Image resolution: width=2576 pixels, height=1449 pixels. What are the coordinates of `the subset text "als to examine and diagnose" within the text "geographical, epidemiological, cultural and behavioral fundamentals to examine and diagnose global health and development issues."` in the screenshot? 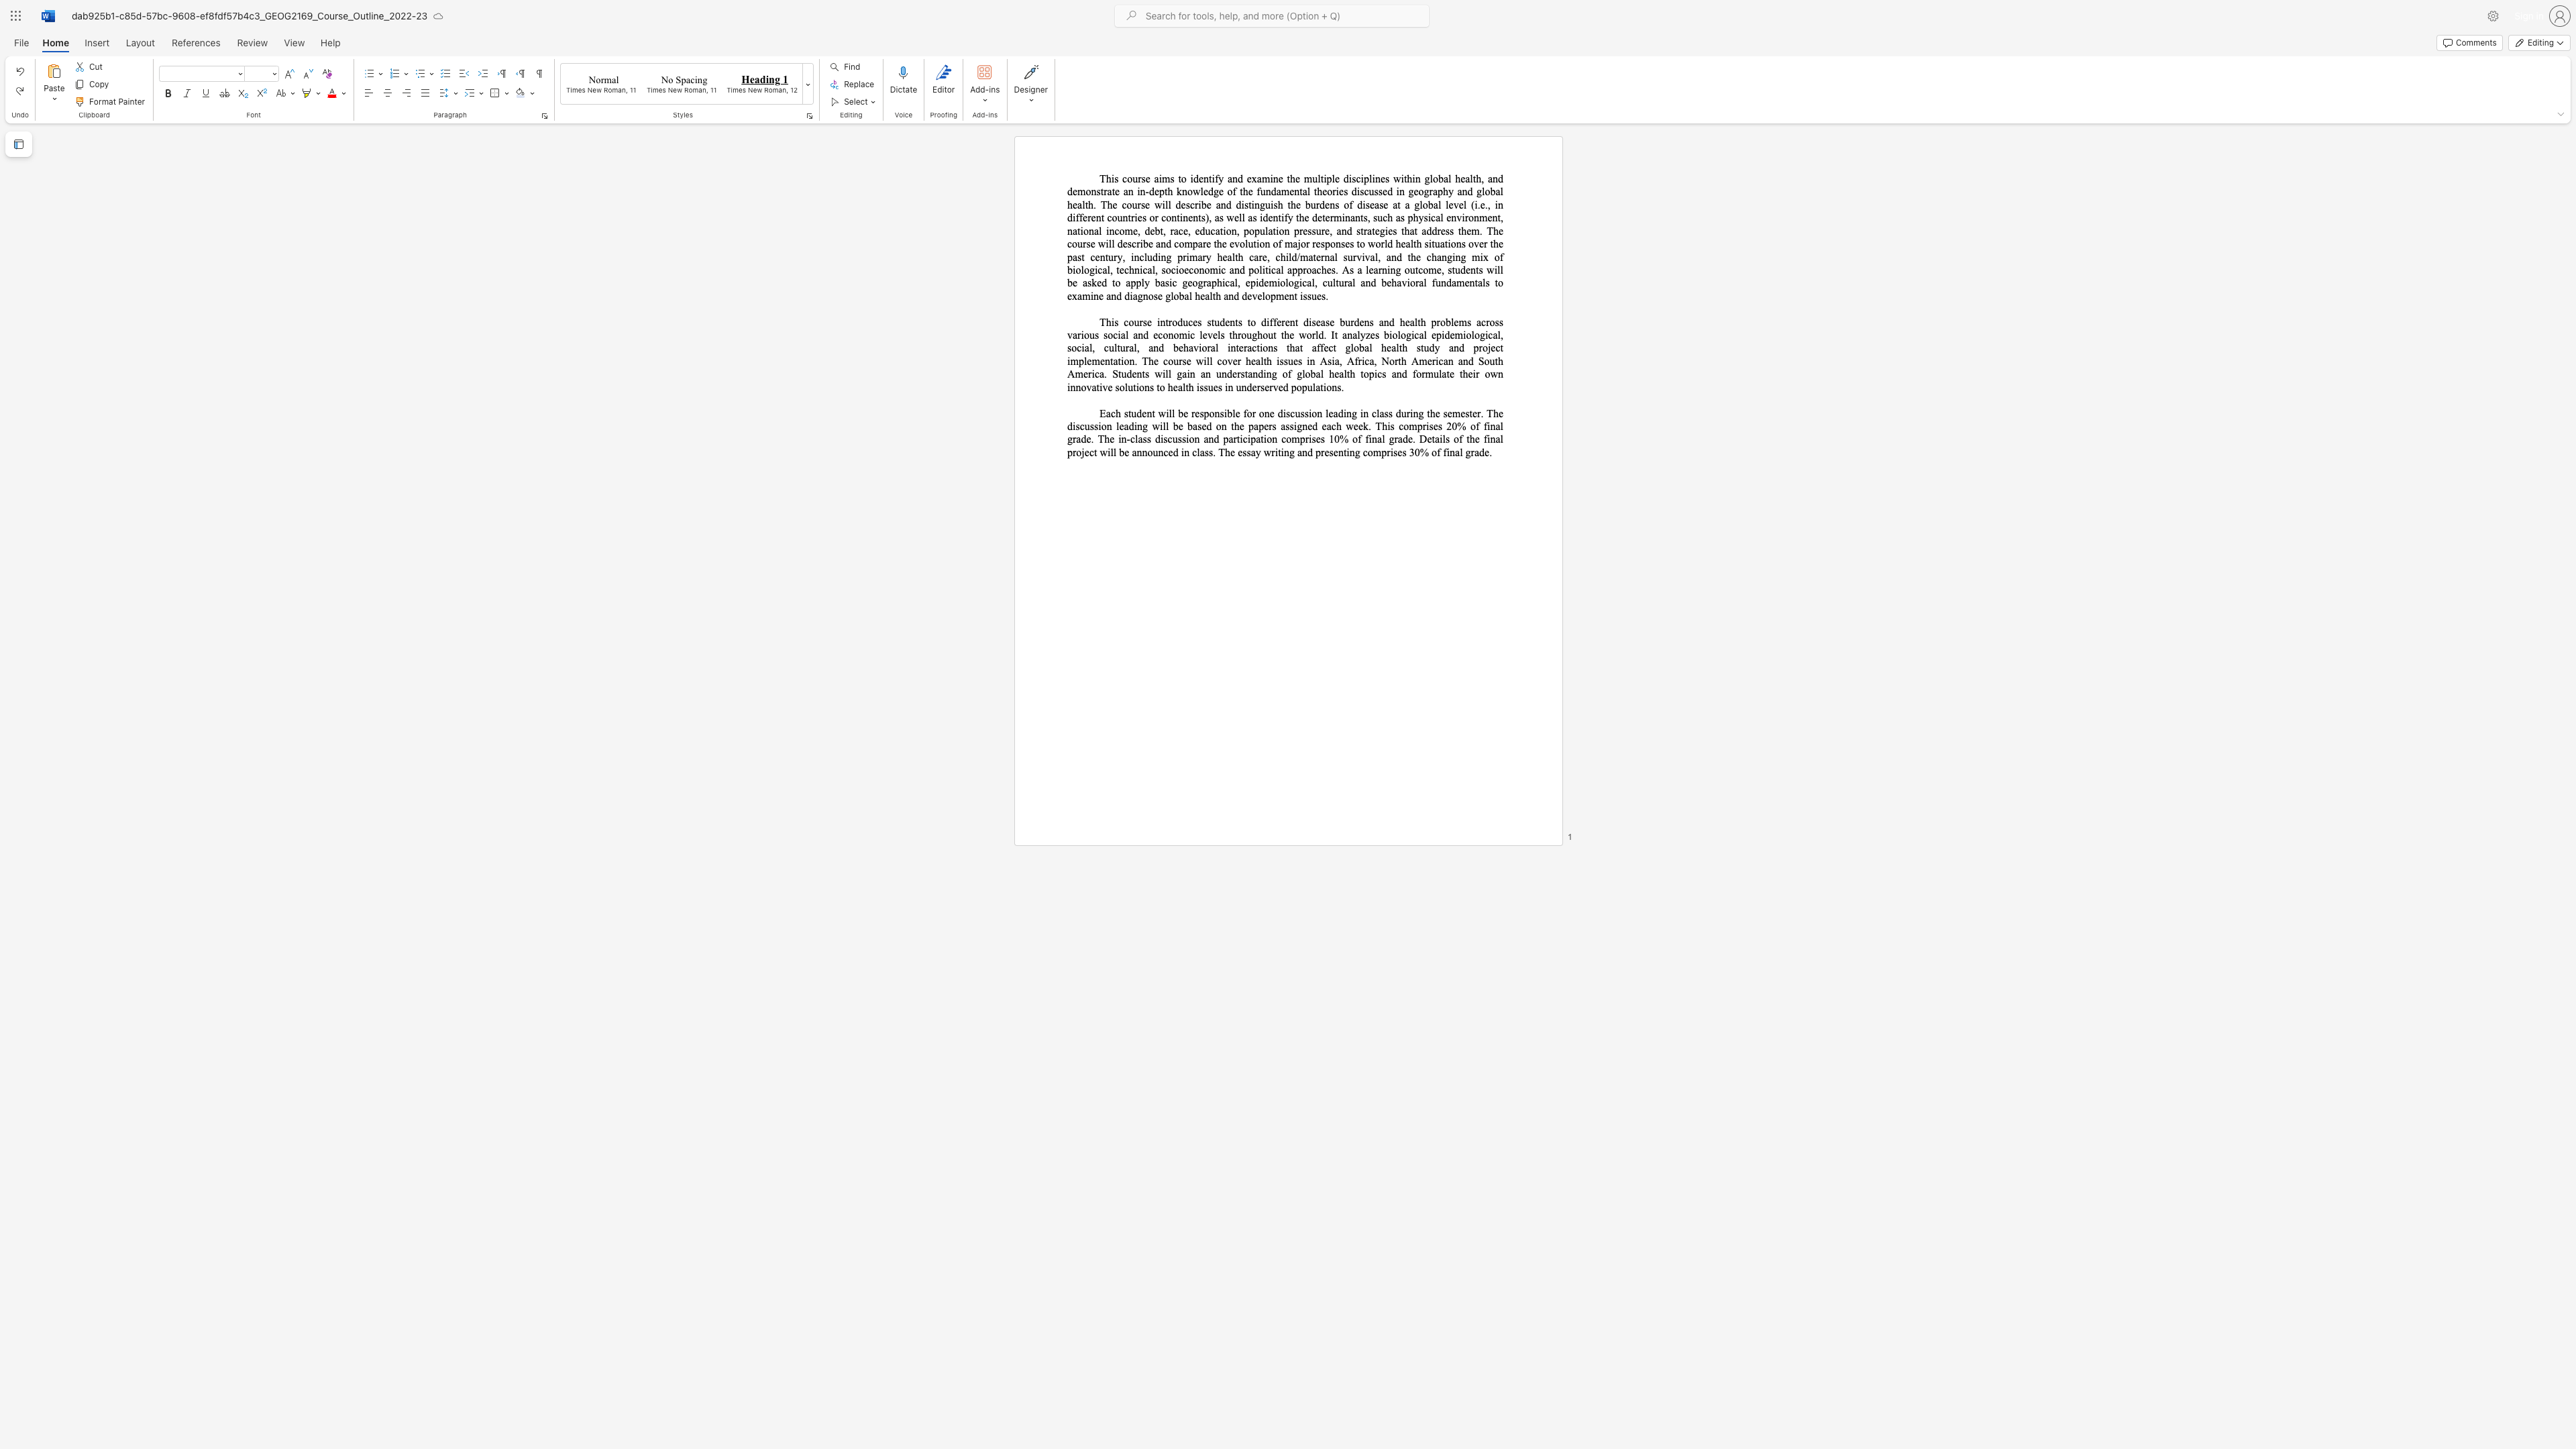 It's located at (1477, 282).